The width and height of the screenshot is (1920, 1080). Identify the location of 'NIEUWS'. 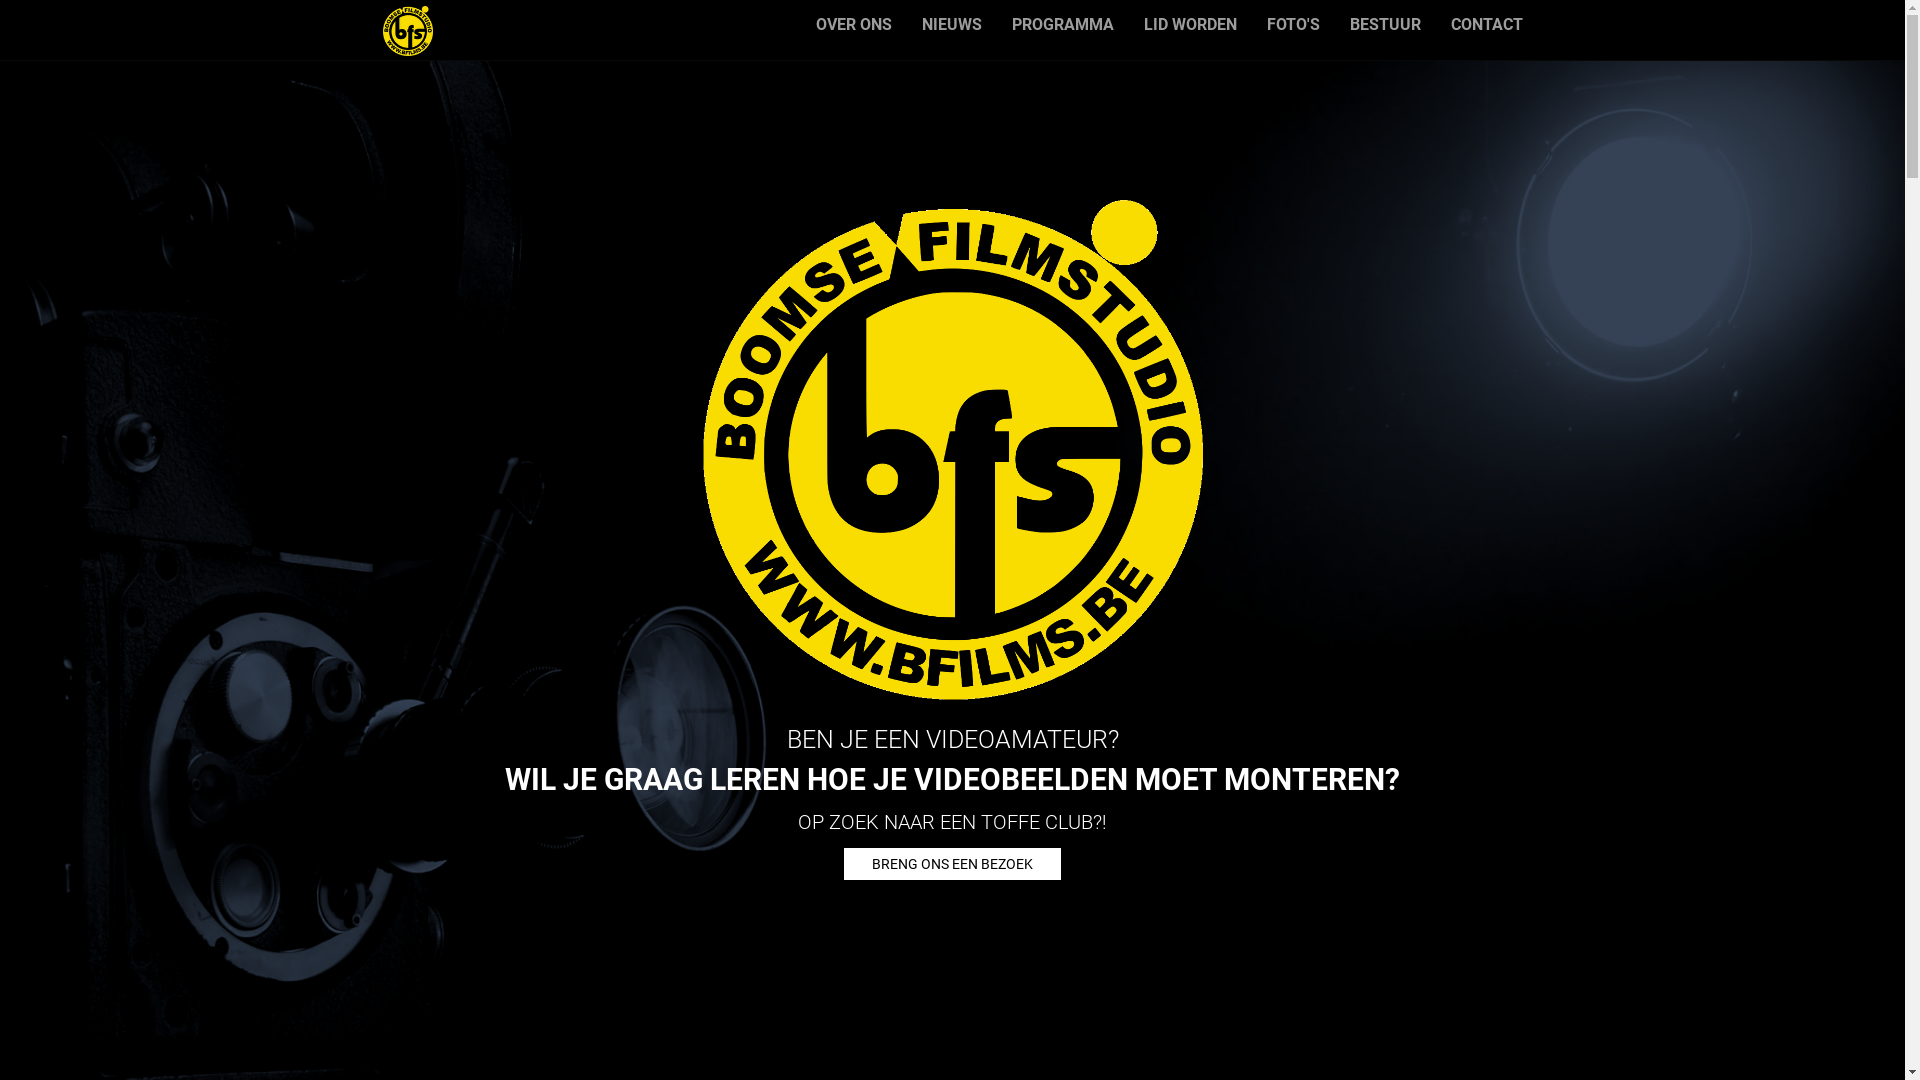
(949, 24).